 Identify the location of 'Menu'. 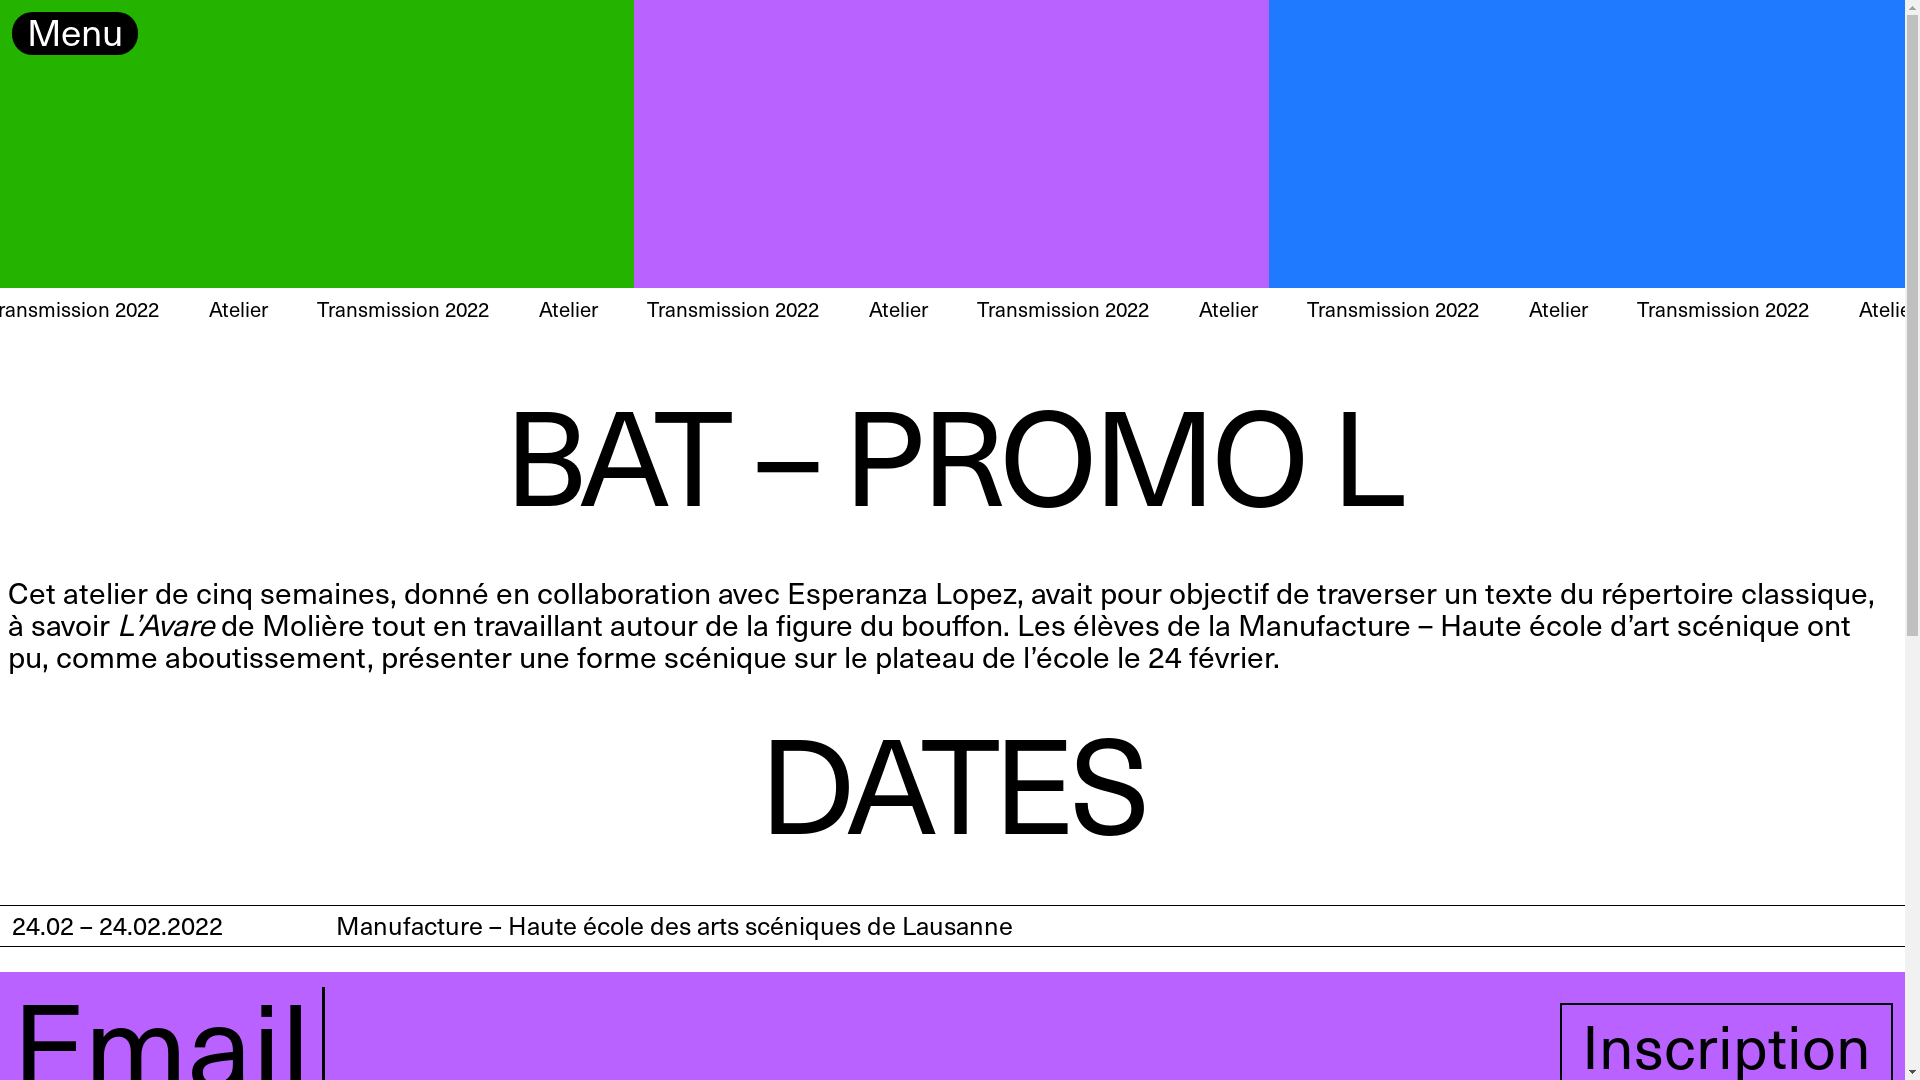
(75, 33).